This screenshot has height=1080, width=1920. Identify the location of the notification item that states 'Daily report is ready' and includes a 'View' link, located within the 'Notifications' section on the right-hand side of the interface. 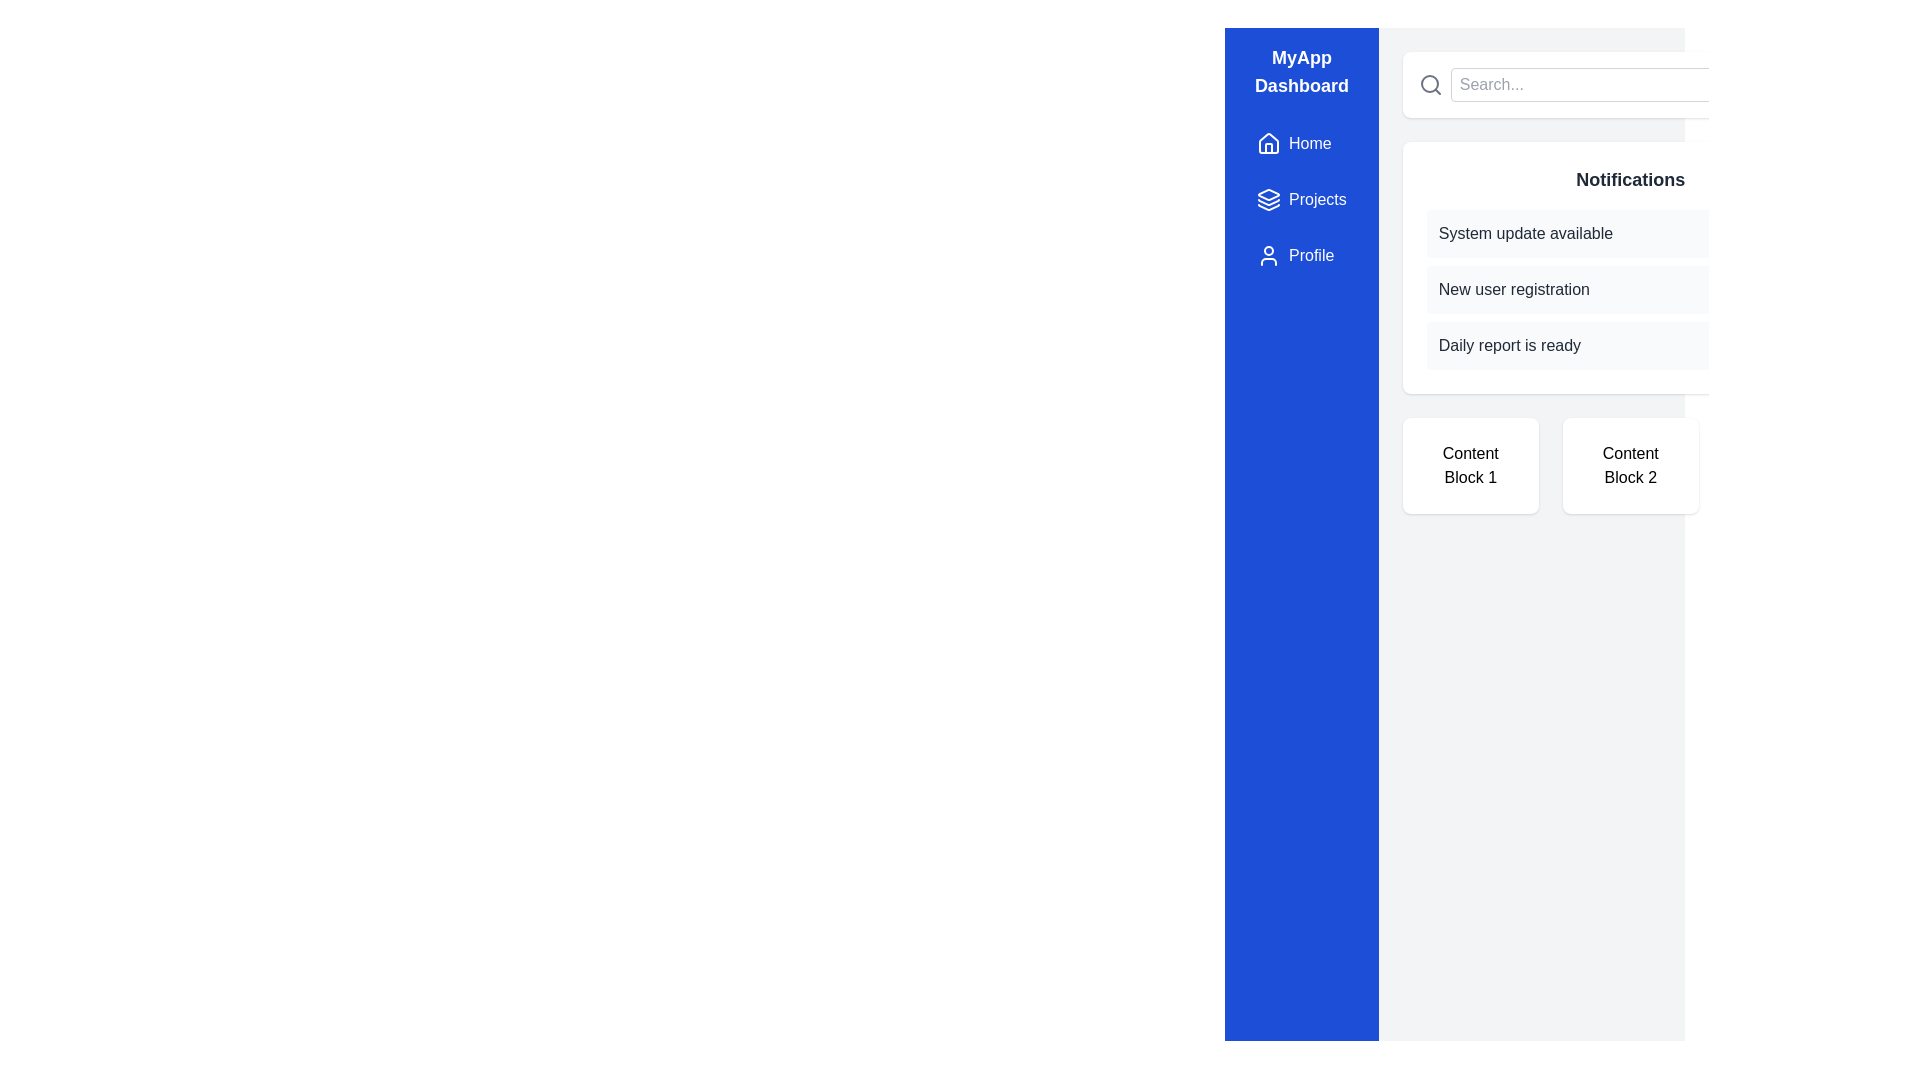
(1630, 345).